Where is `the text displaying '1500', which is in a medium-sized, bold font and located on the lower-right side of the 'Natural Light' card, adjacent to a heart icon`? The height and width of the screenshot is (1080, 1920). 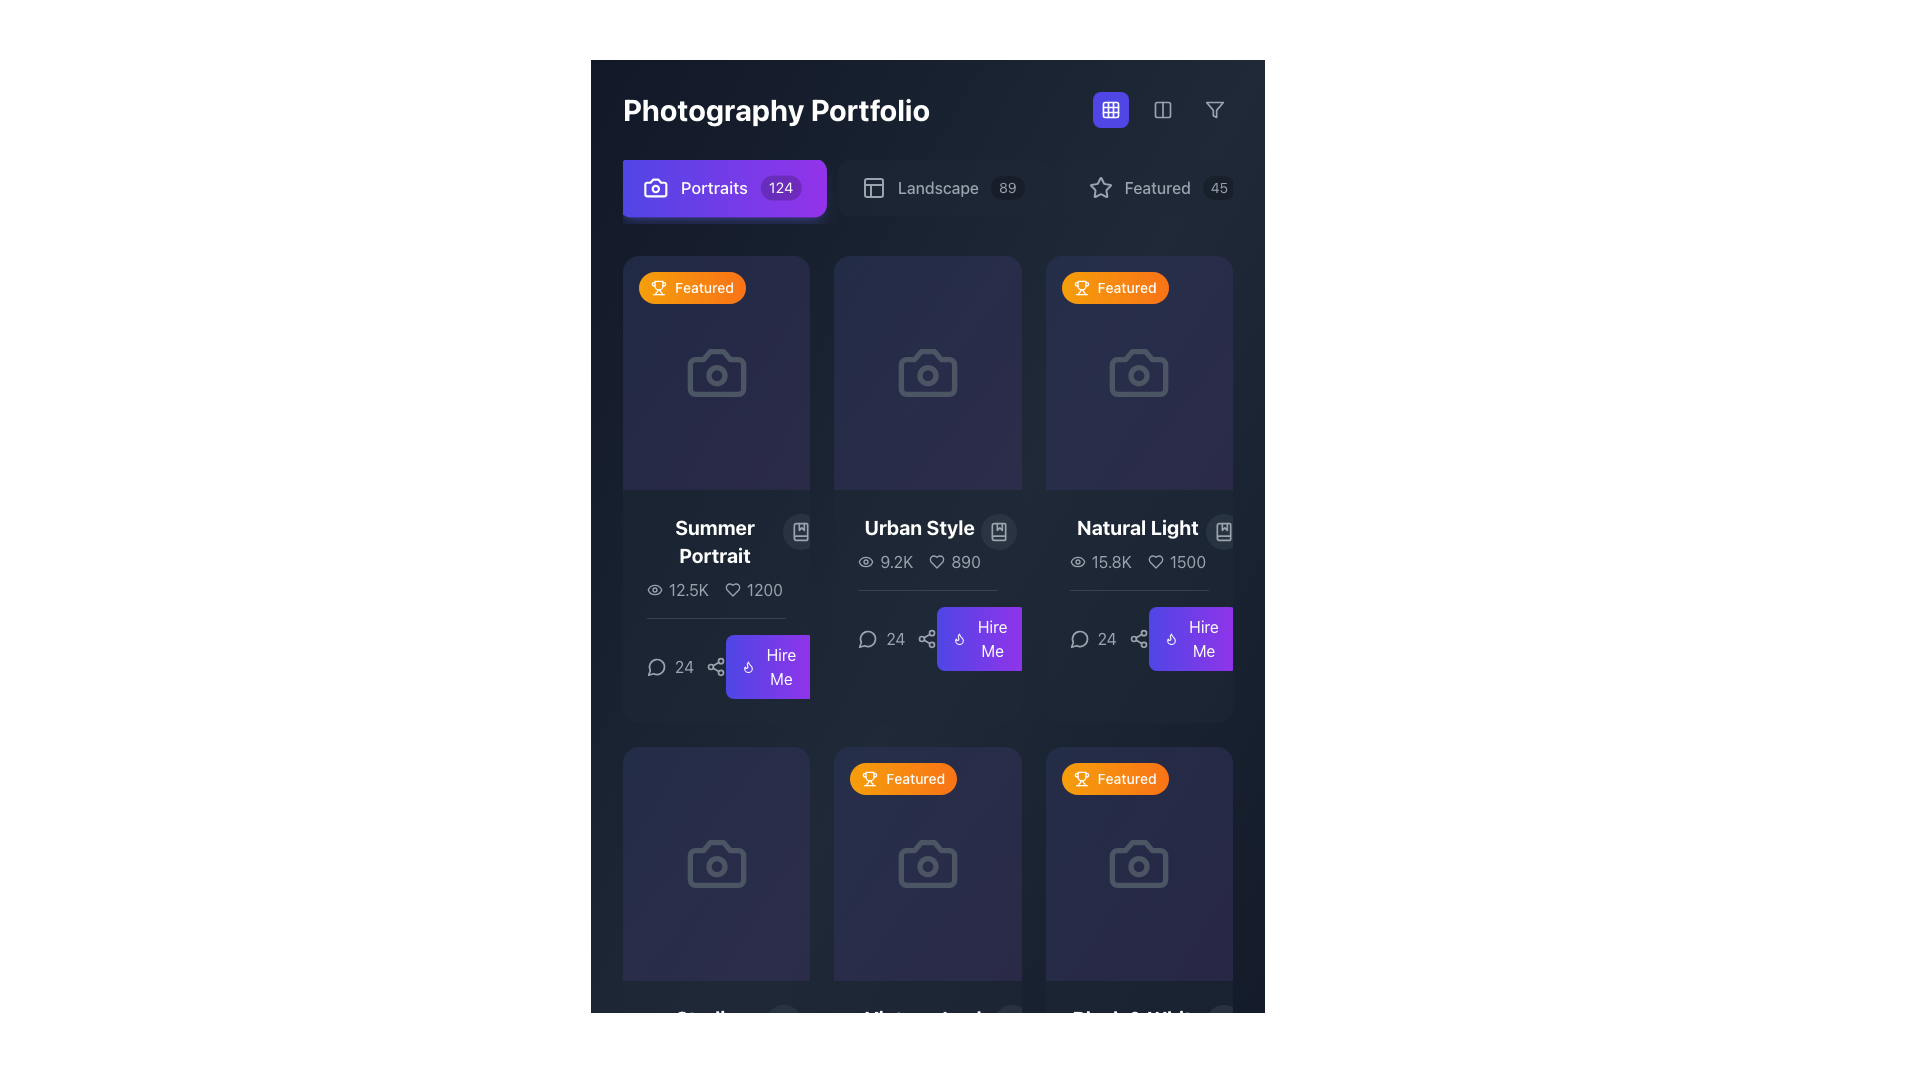
the text displaying '1500', which is in a medium-sized, bold font and located on the lower-right side of the 'Natural Light' card, adjacent to a heart icon is located at coordinates (1187, 562).